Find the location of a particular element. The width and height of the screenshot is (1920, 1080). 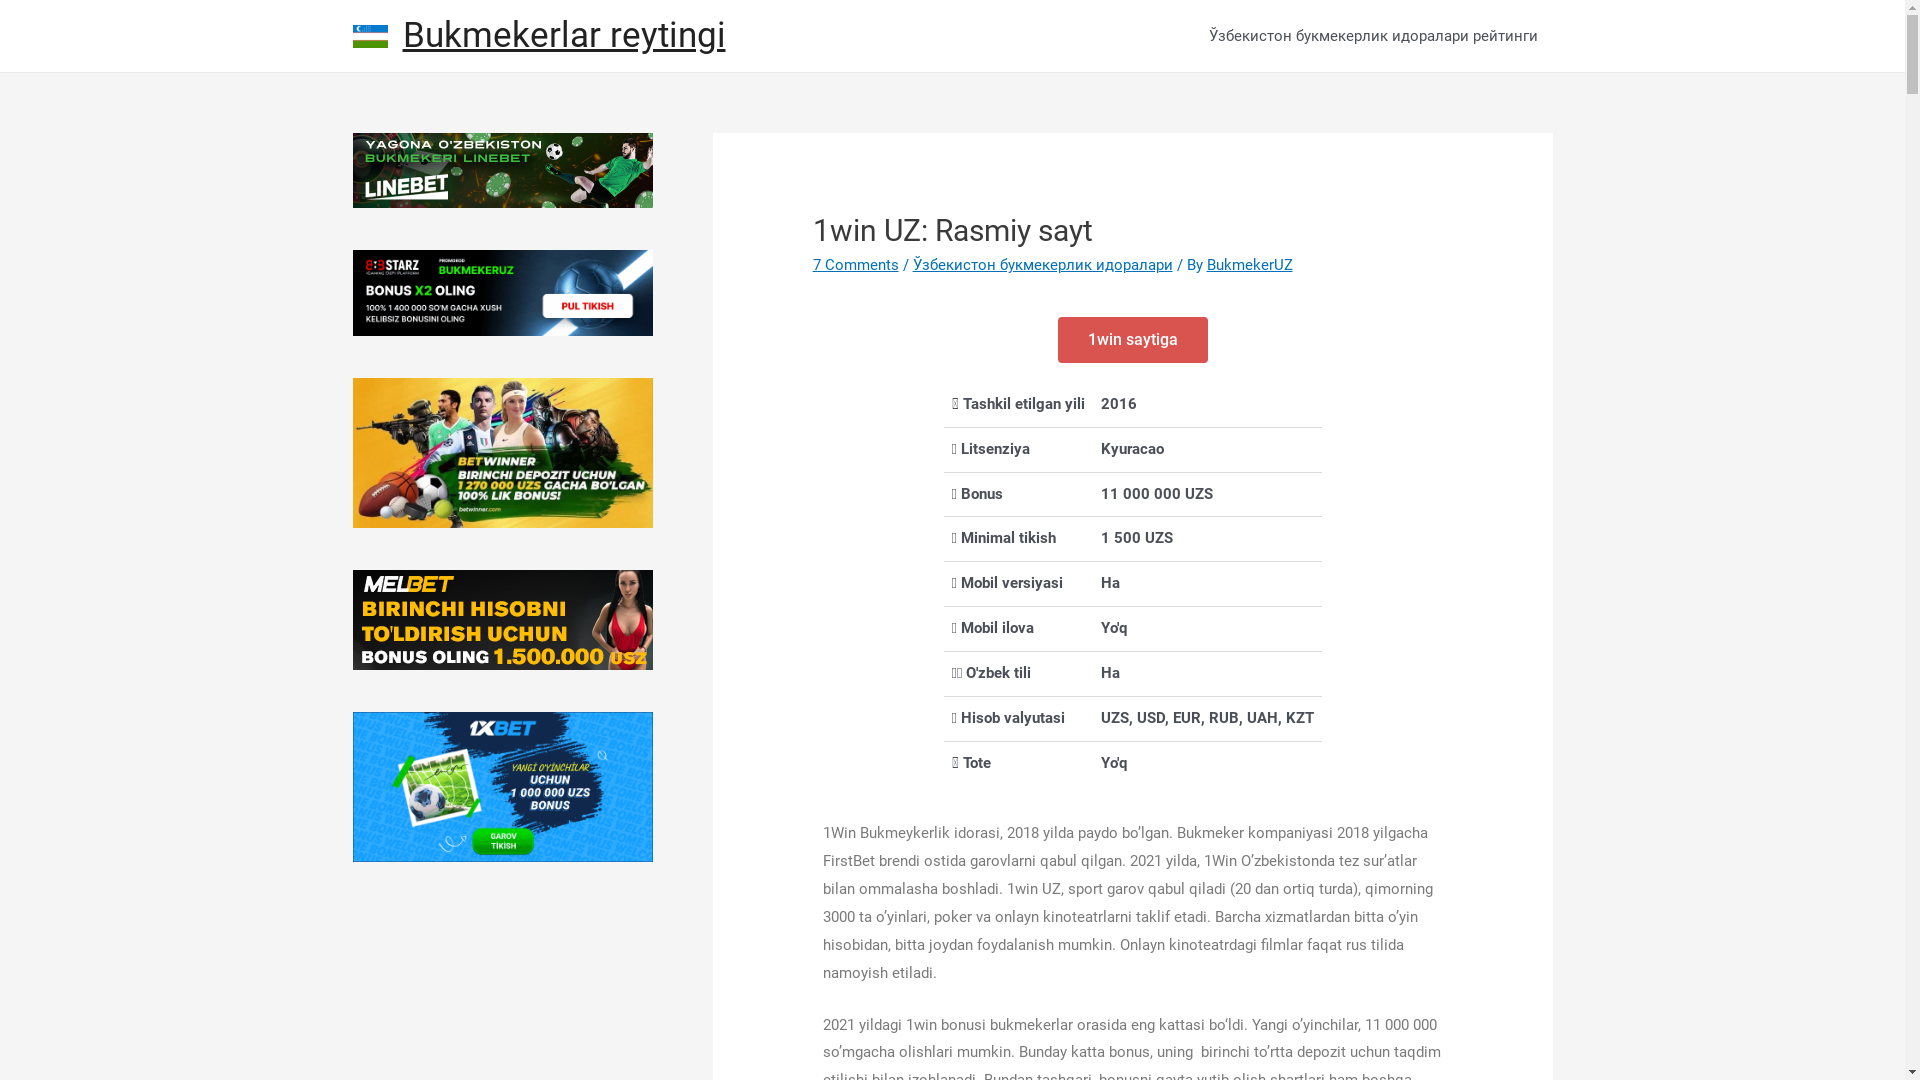

'7 Comments' is located at coordinates (855, 264).